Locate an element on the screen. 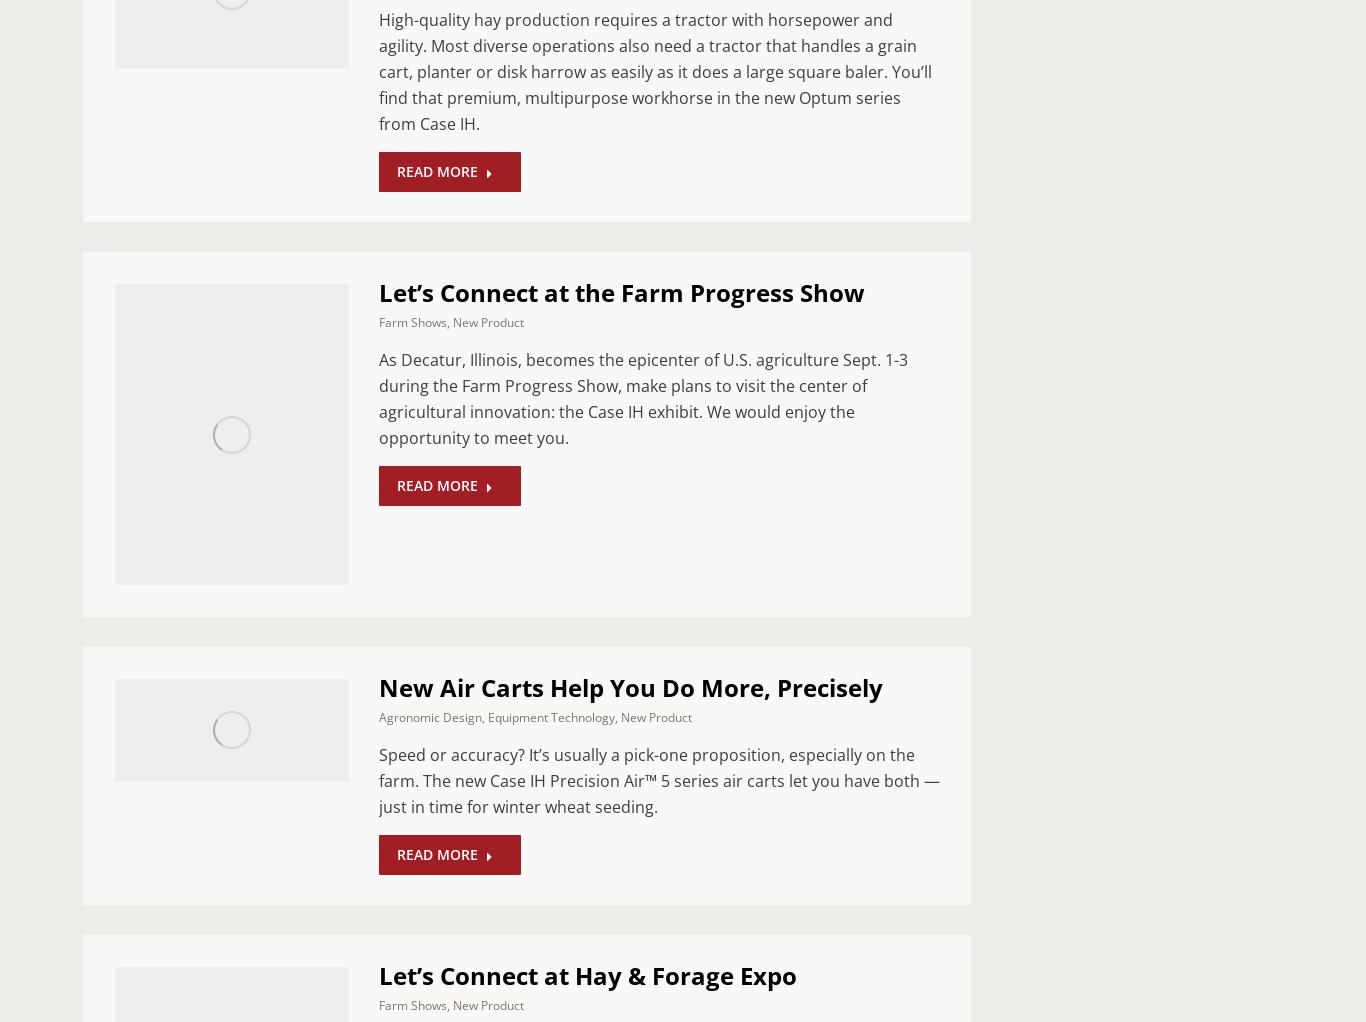 Image resolution: width=1366 pixels, height=1022 pixels. 'New Air Carts Help You Do More, Precisely' is located at coordinates (378, 685).